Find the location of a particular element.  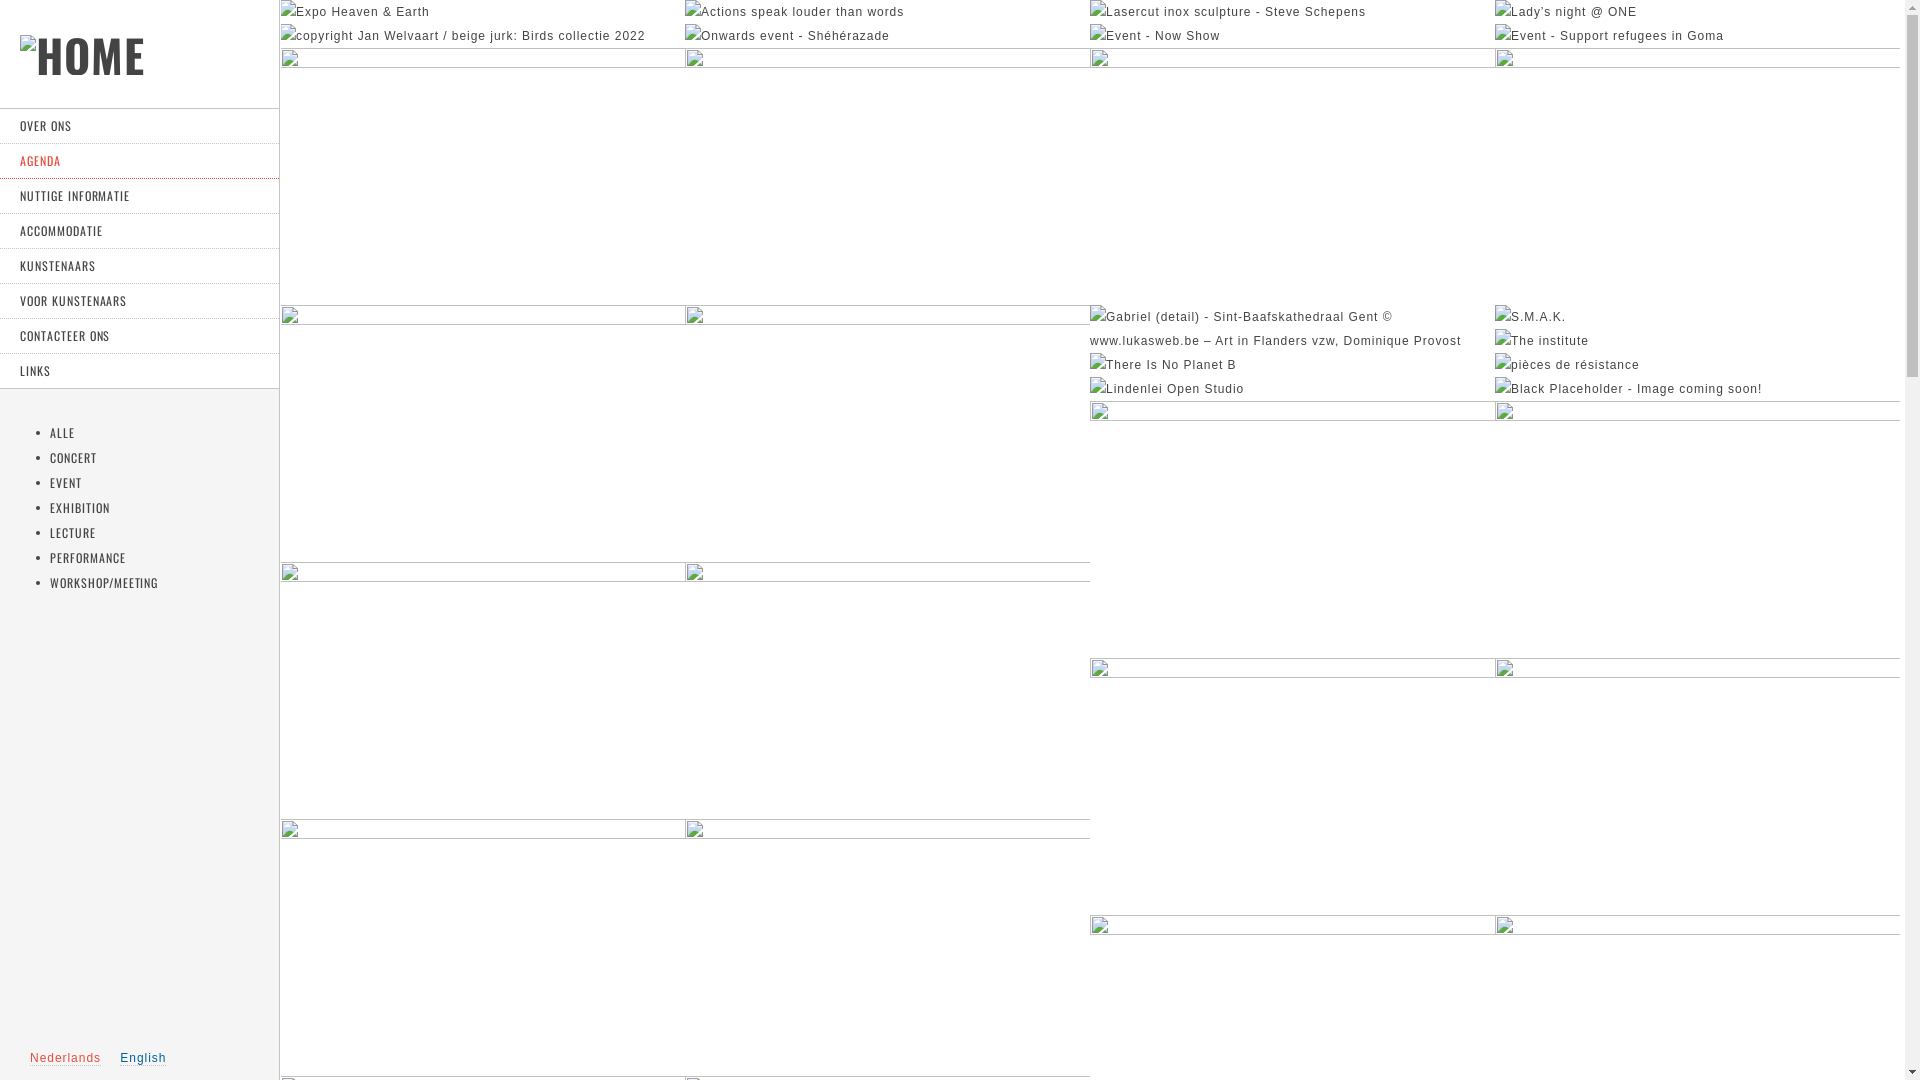

'OVER ONS' is located at coordinates (138, 126).